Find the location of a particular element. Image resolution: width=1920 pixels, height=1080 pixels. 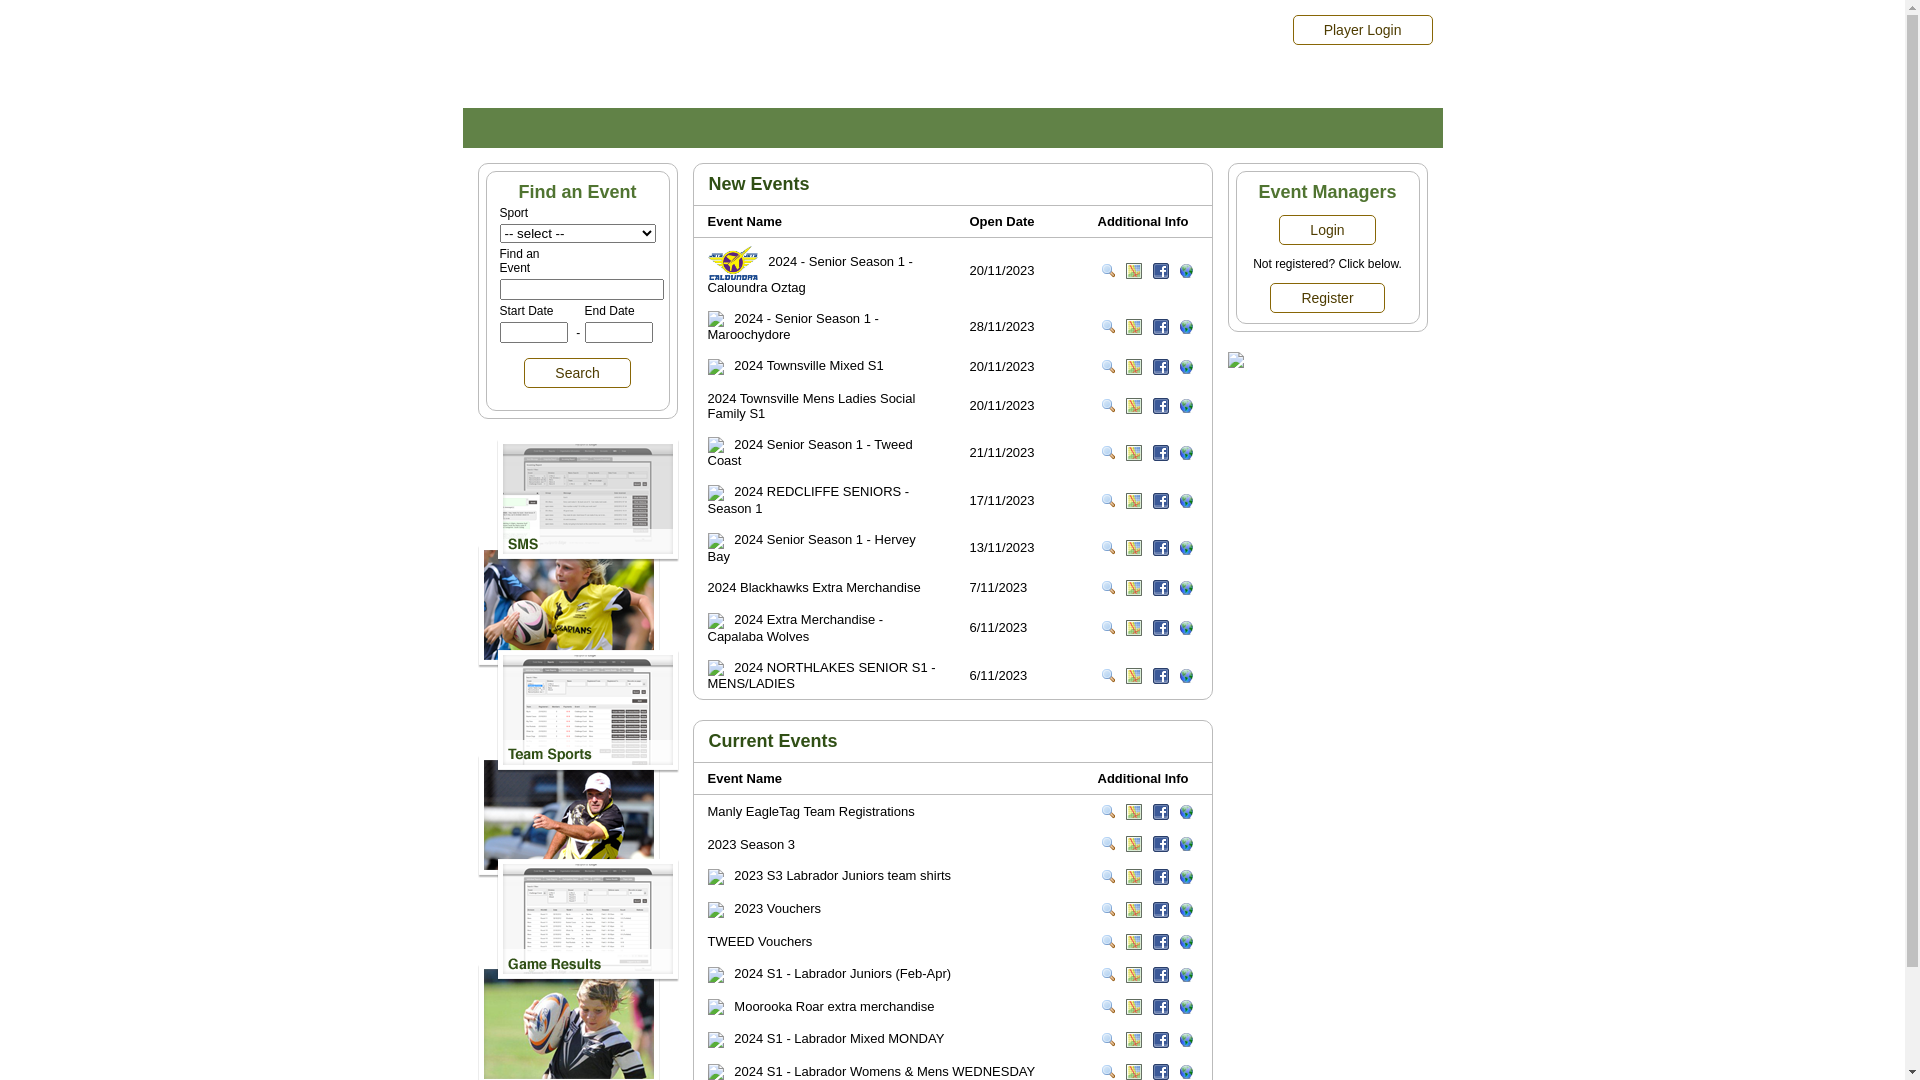

'Register' is located at coordinates (1326, 297).